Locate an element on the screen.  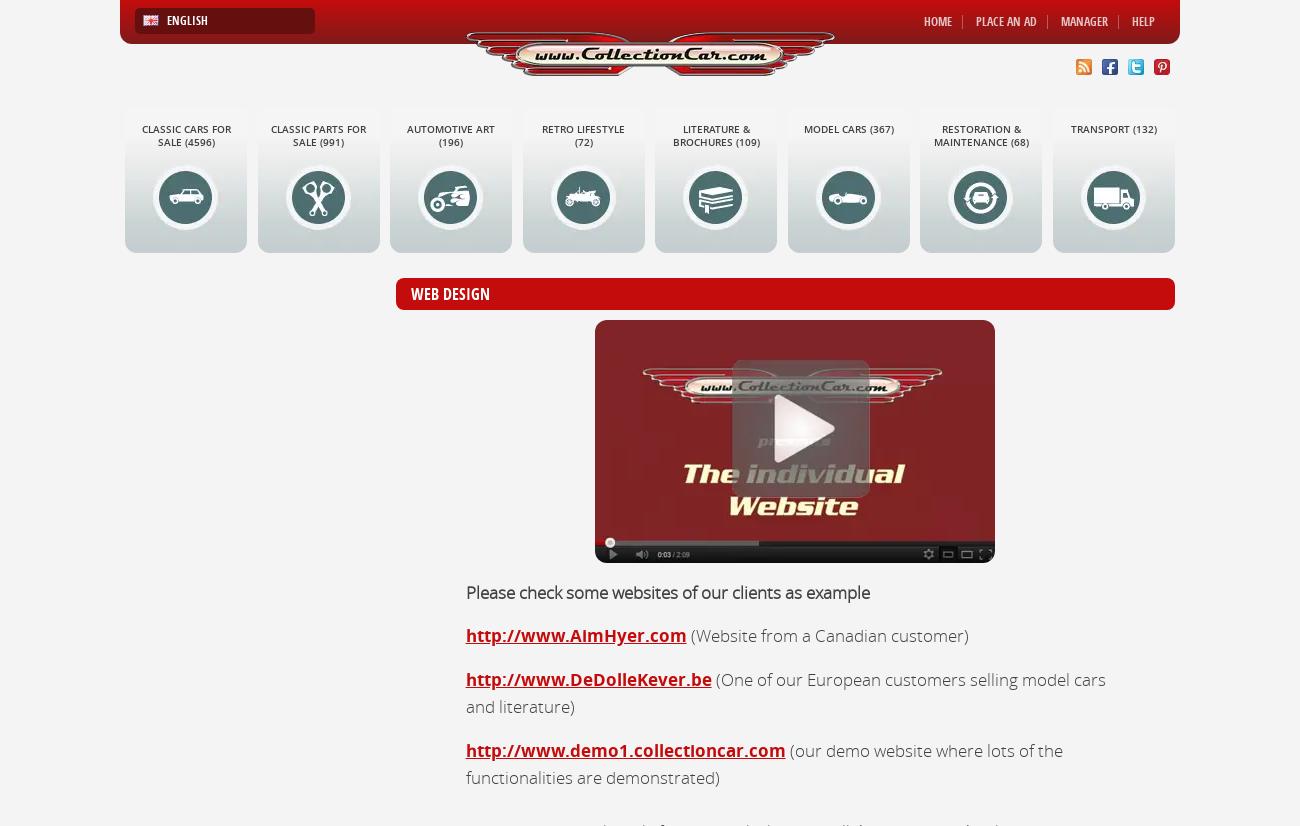
'http://www.demo1.collectioncar.com' is located at coordinates (464, 748).